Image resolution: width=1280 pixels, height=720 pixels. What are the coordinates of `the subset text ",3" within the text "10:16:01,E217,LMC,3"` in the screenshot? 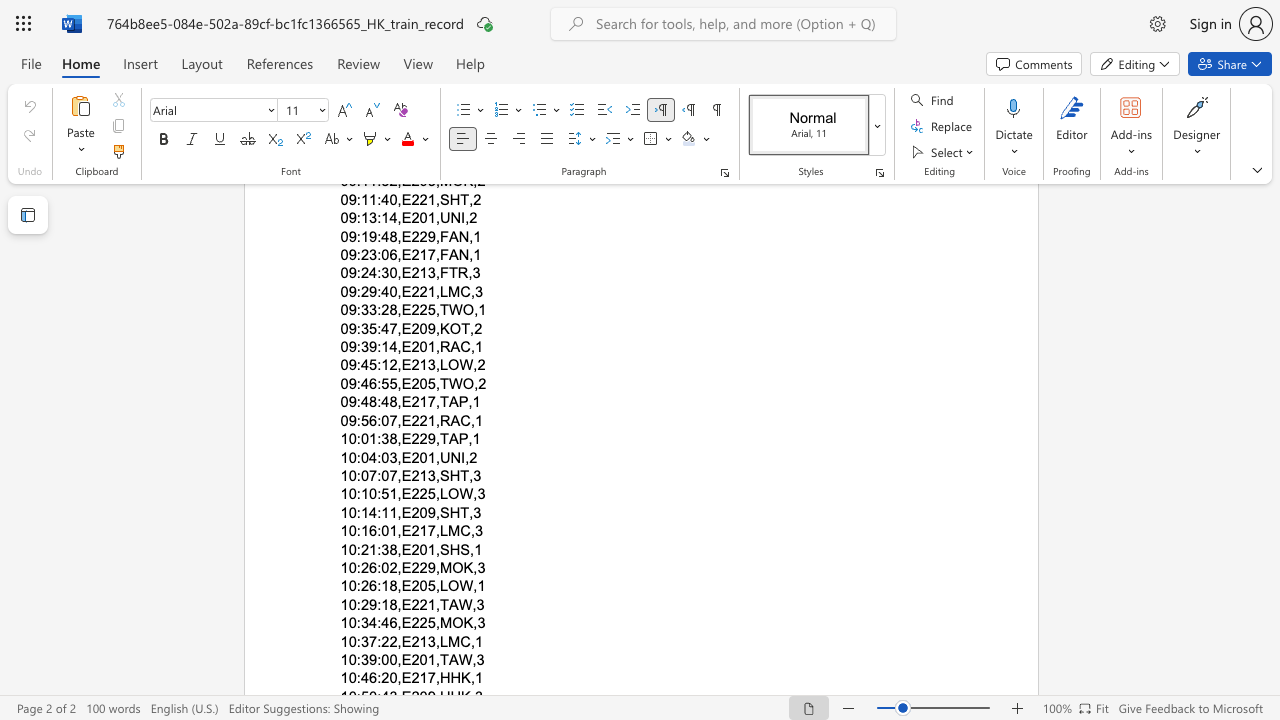 It's located at (469, 530).